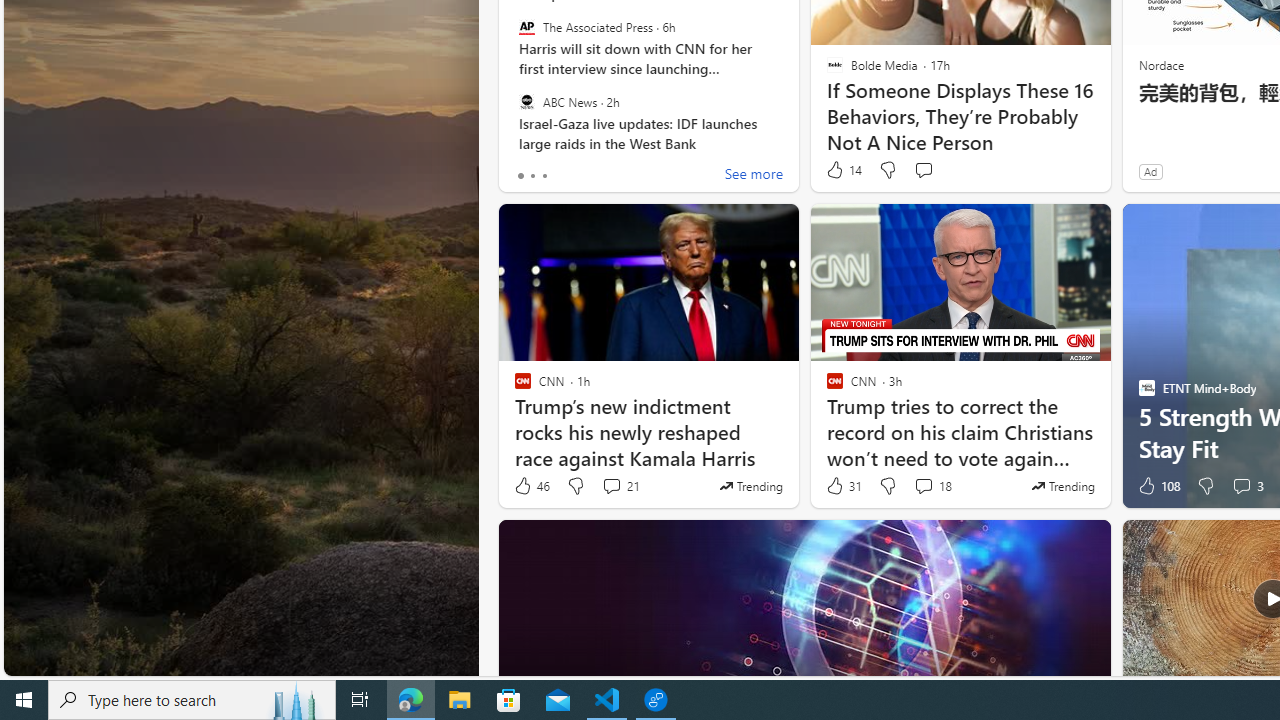  I want to click on 'The Associated Press', so click(526, 27).